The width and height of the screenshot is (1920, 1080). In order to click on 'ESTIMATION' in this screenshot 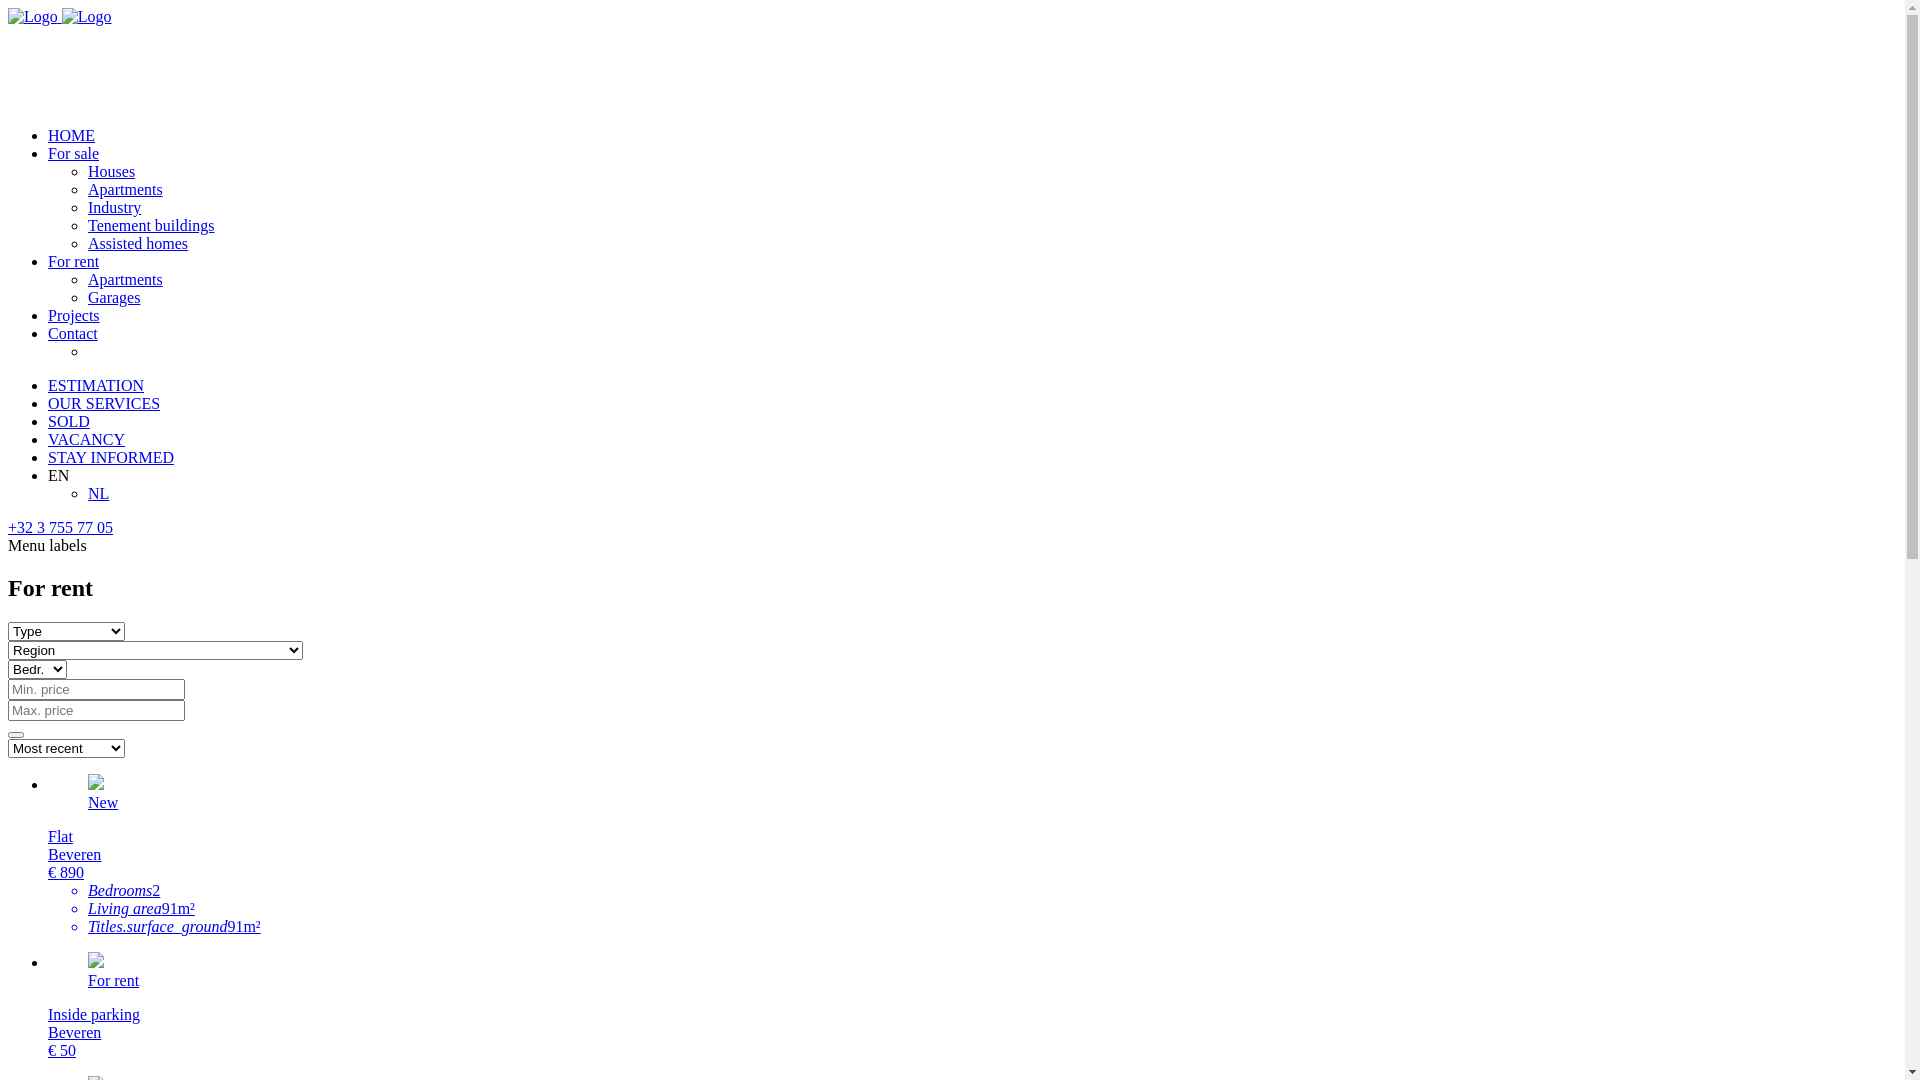, I will do `click(95, 385)`.